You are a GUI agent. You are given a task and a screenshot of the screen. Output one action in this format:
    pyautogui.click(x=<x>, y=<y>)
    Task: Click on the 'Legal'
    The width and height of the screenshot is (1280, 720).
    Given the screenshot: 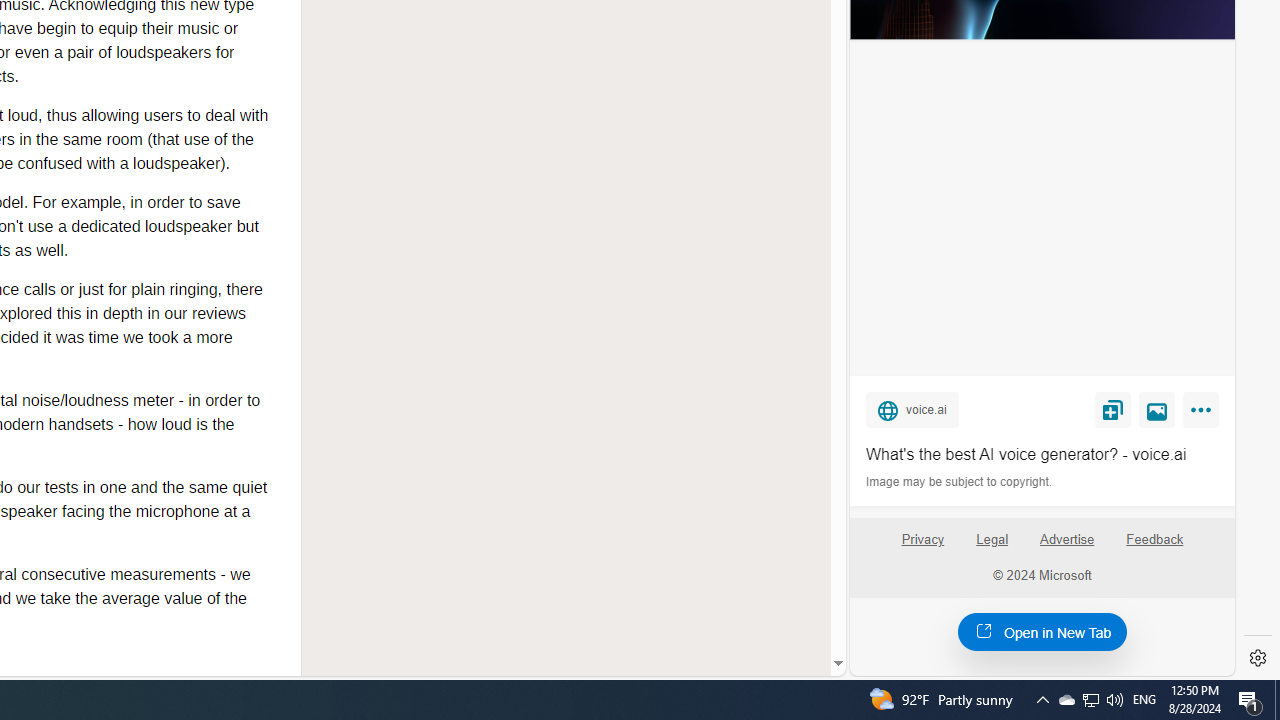 What is the action you would take?
    pyautogui.click(x=992, y=538)
    